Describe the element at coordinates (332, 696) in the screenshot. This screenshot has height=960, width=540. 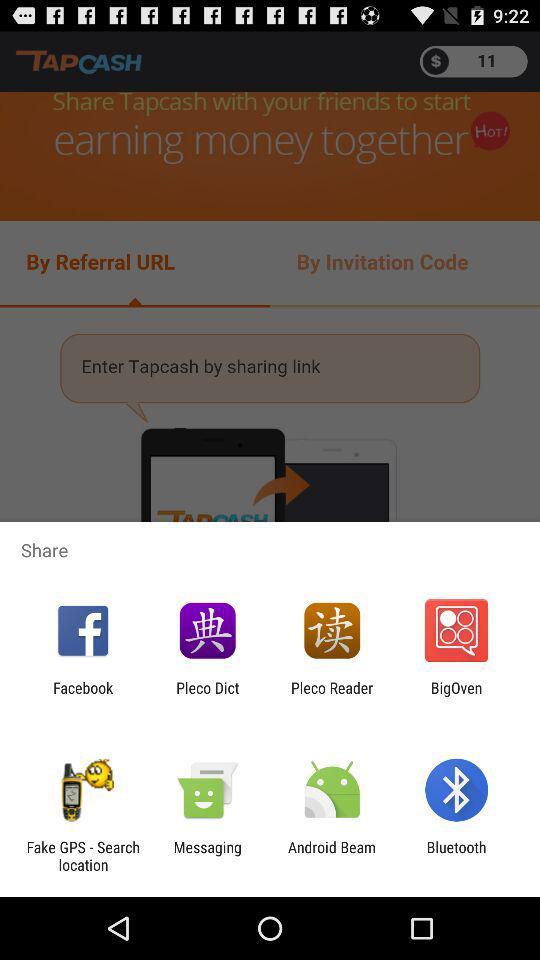
I see `the pleco reader icon` at that location.